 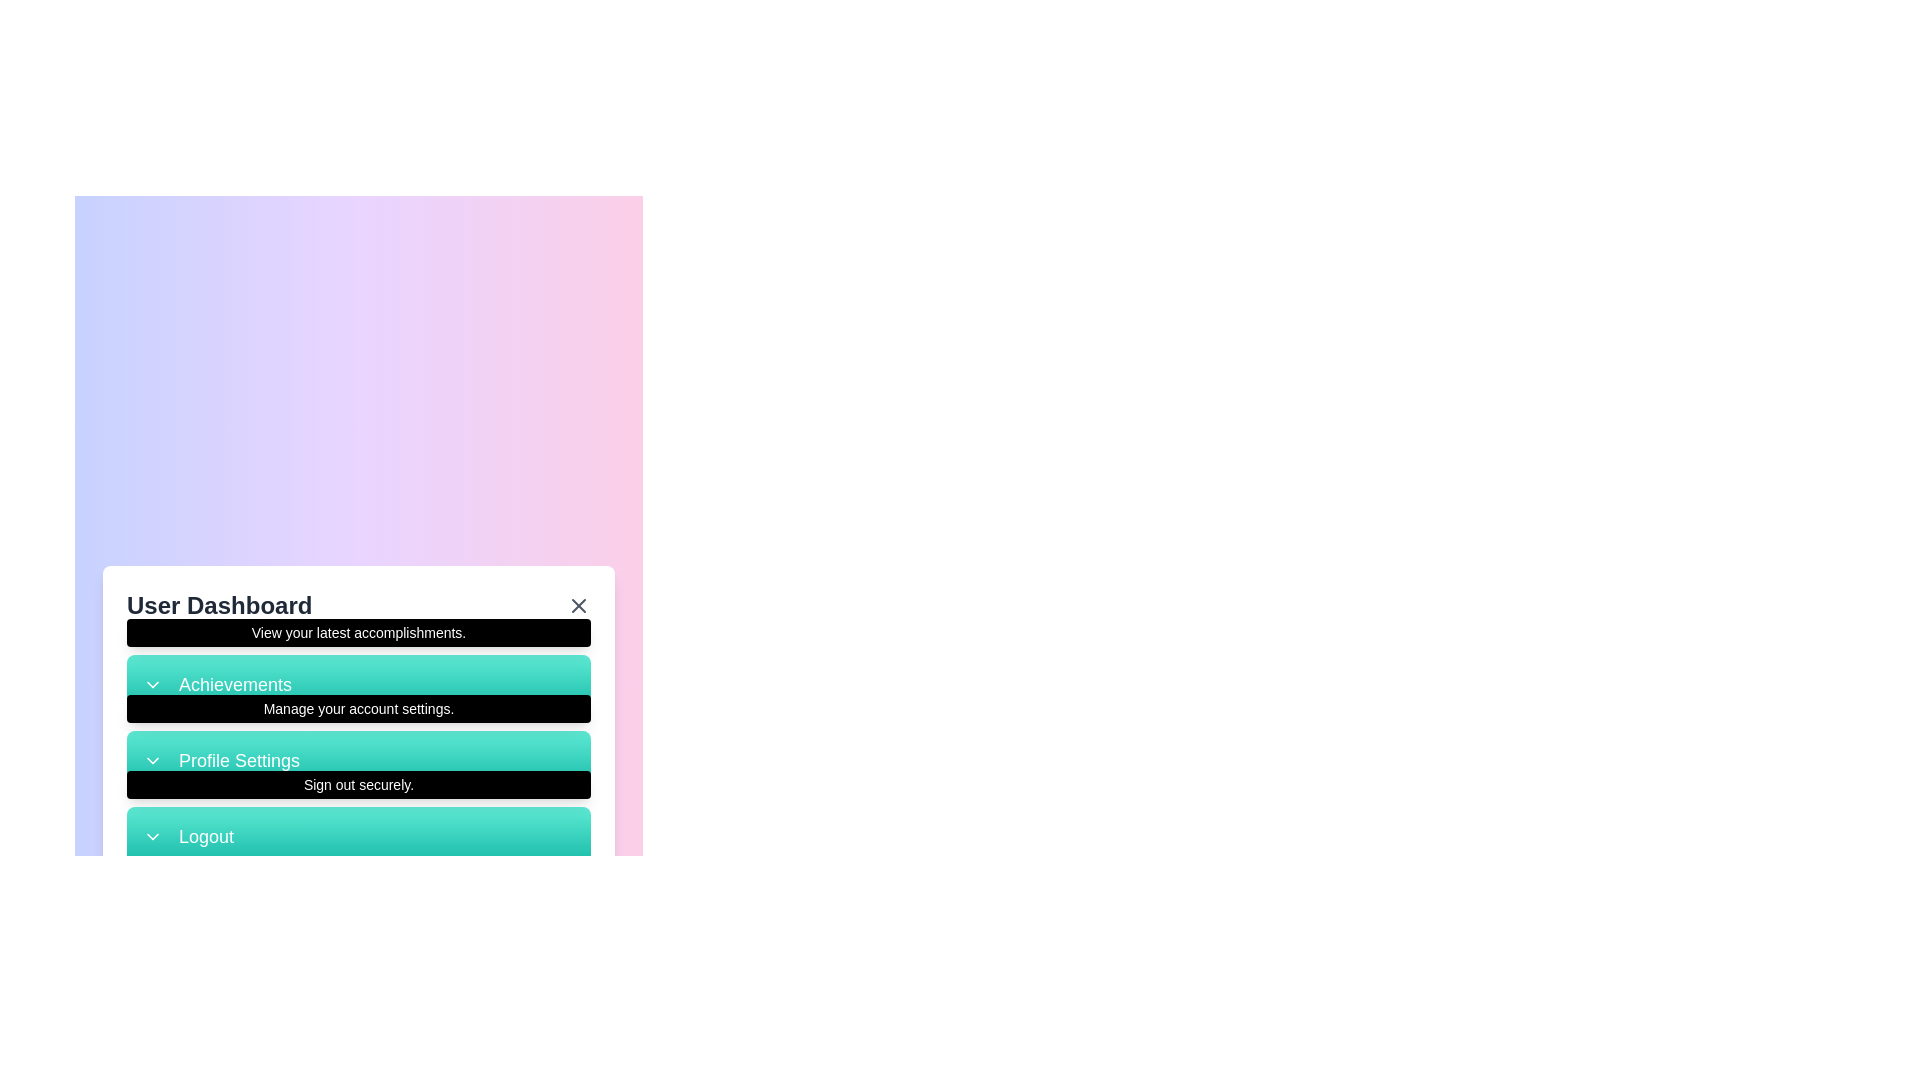 What do you see at coordinates (578, 604) in the screenshot?
I see `the close button located in the top-right corner of the 'User Dashboard' header section` at bounding box center [578, 604].